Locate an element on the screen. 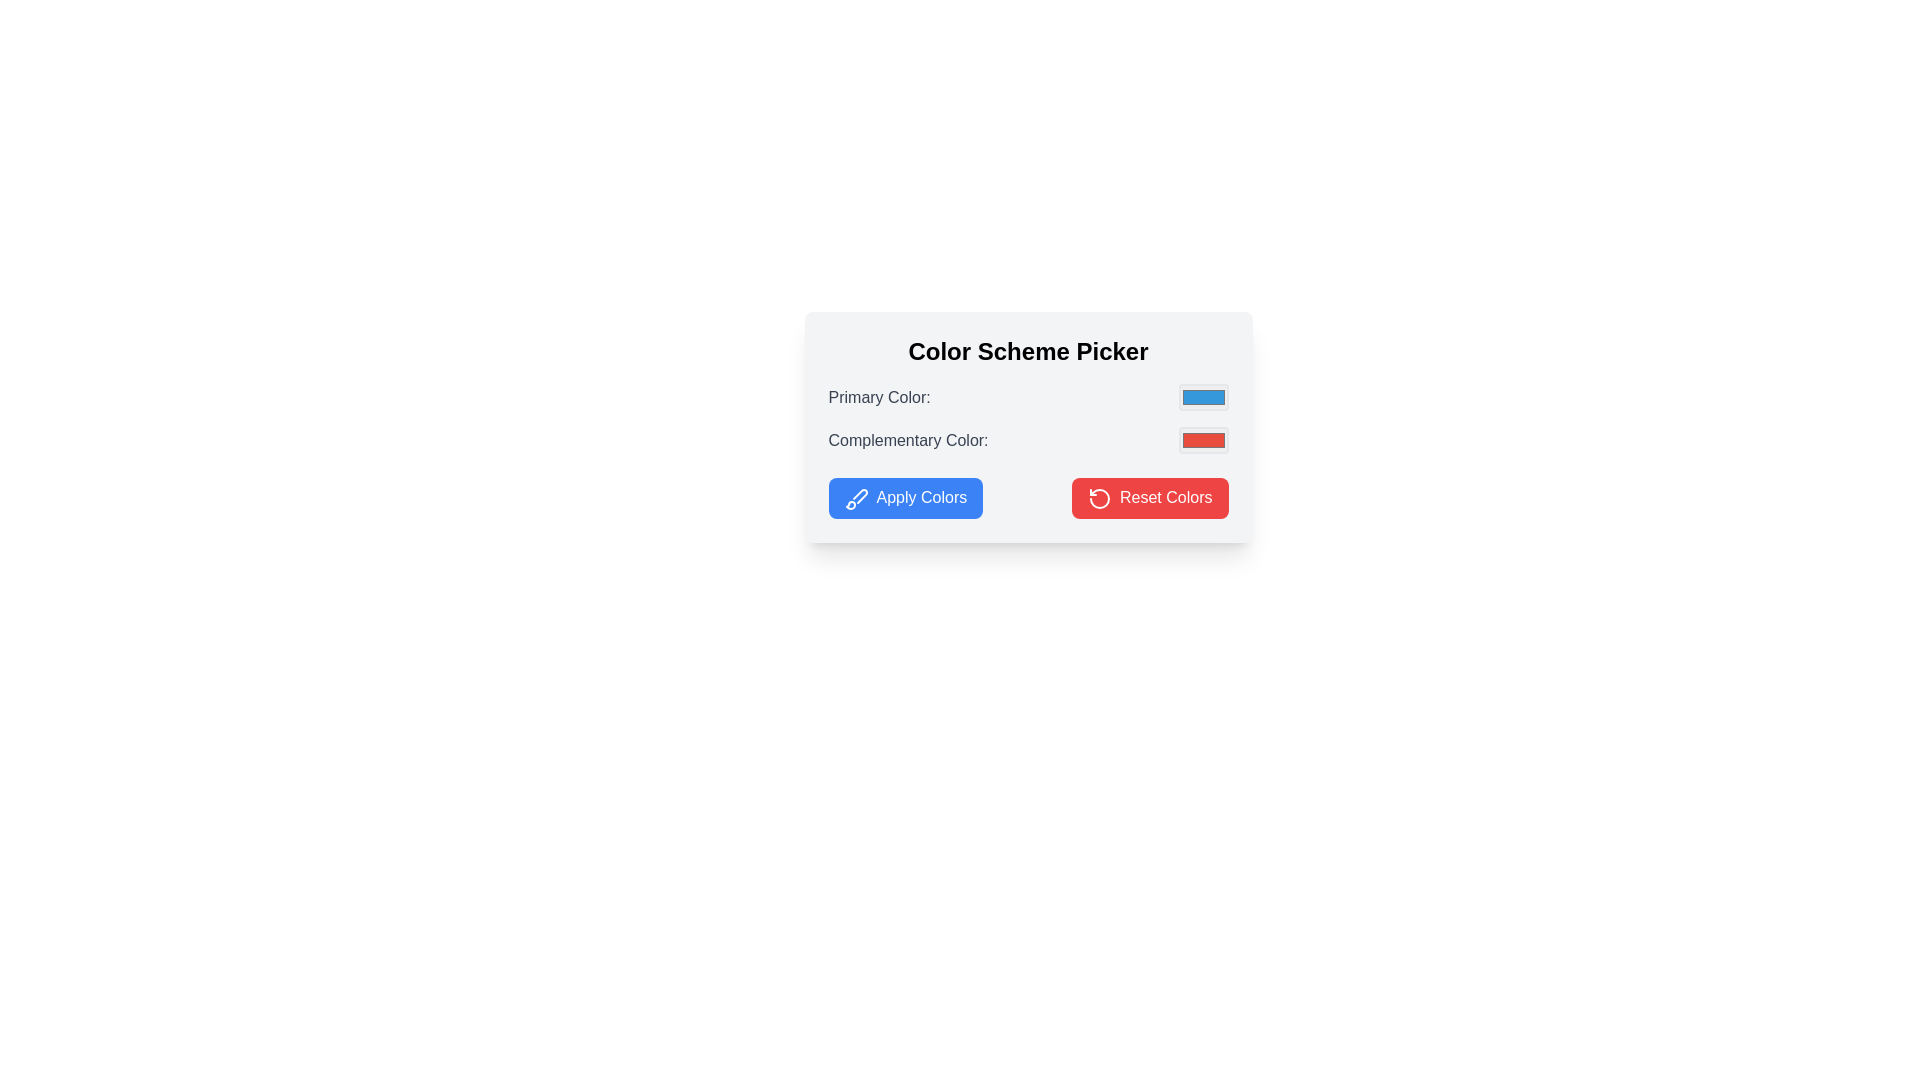 This screenshot has height=1080, width=1920. the rectangular button with a blue background labeled 'Apply Colors' to observe its hover effect is located at coordinates (904, 497).